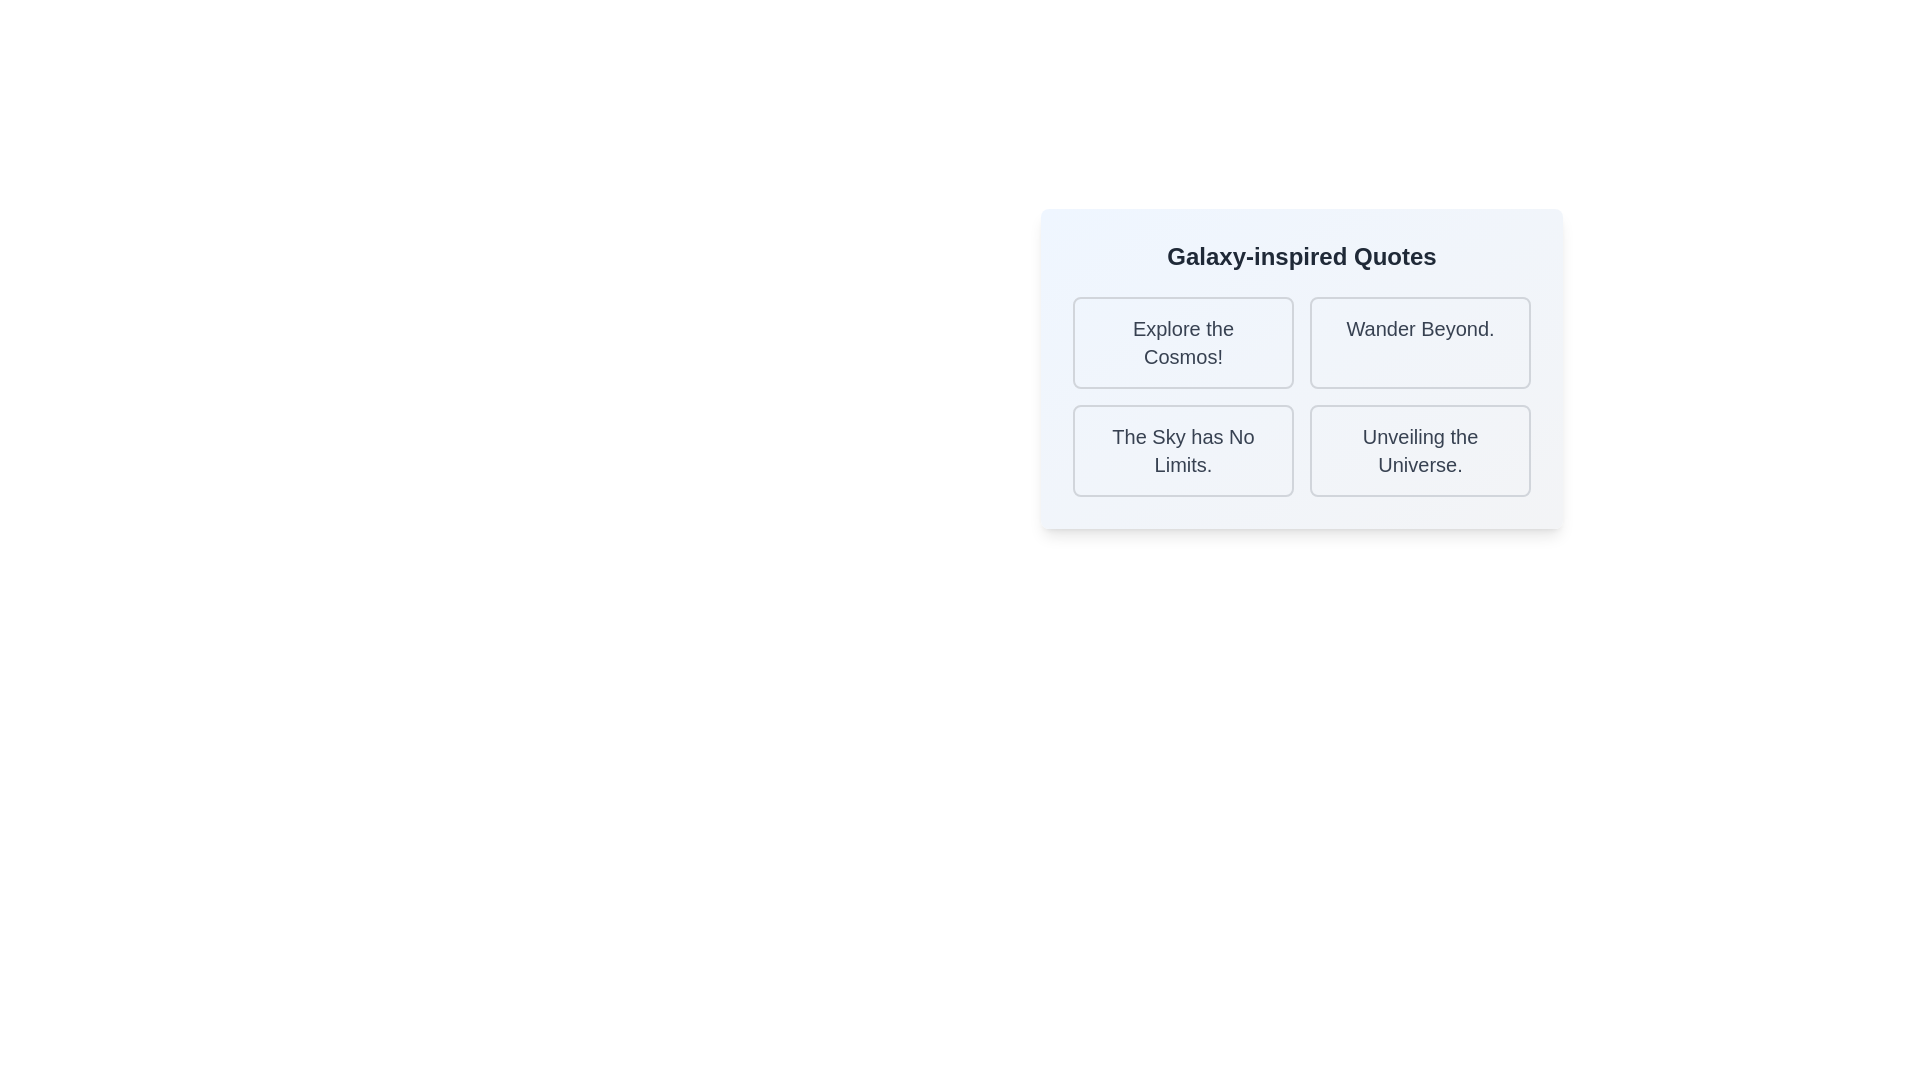 Image resolution: width=1920 pixels, height=1080 pixels. Describe the element at coordinates (1419, 451) in the screenshot. I see `the Text panel that contains the text 'Unveiling the Universe.'` at that location.